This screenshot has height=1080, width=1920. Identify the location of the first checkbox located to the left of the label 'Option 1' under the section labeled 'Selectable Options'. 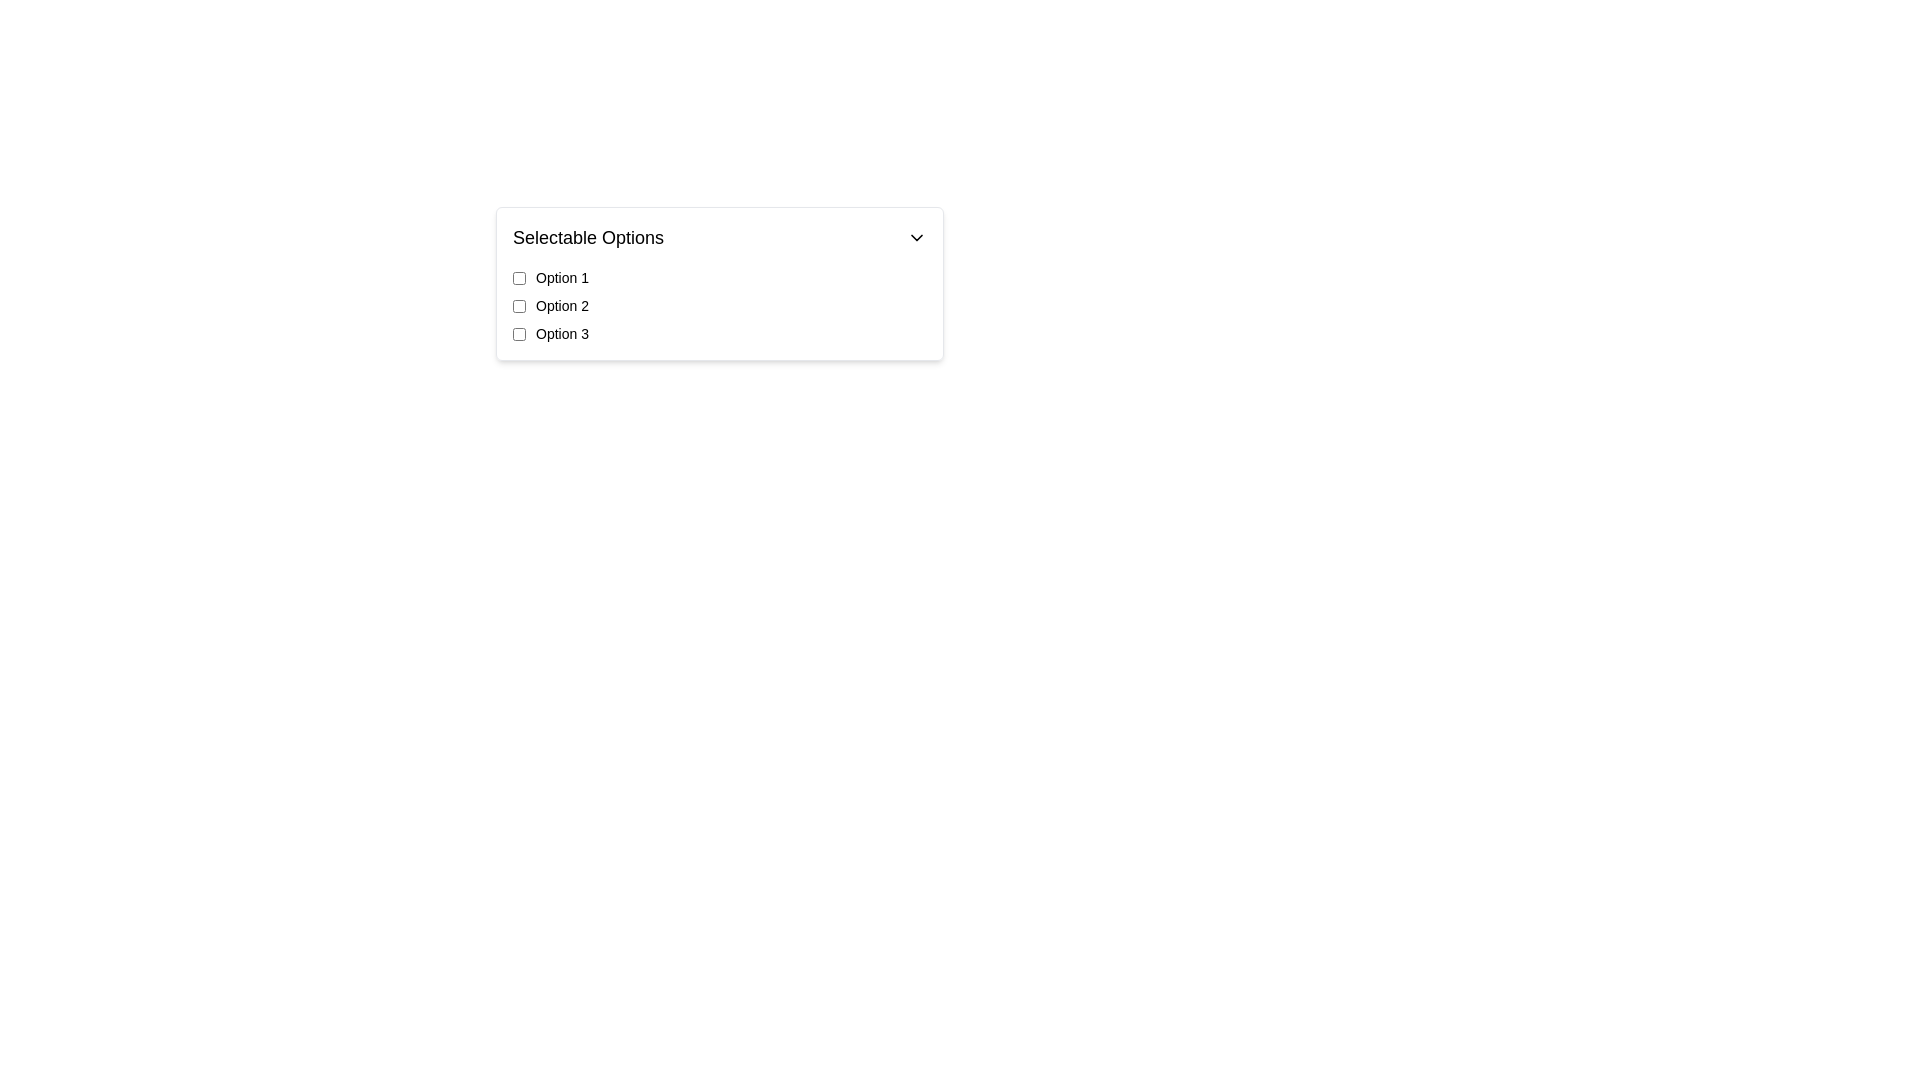
(519, 277).